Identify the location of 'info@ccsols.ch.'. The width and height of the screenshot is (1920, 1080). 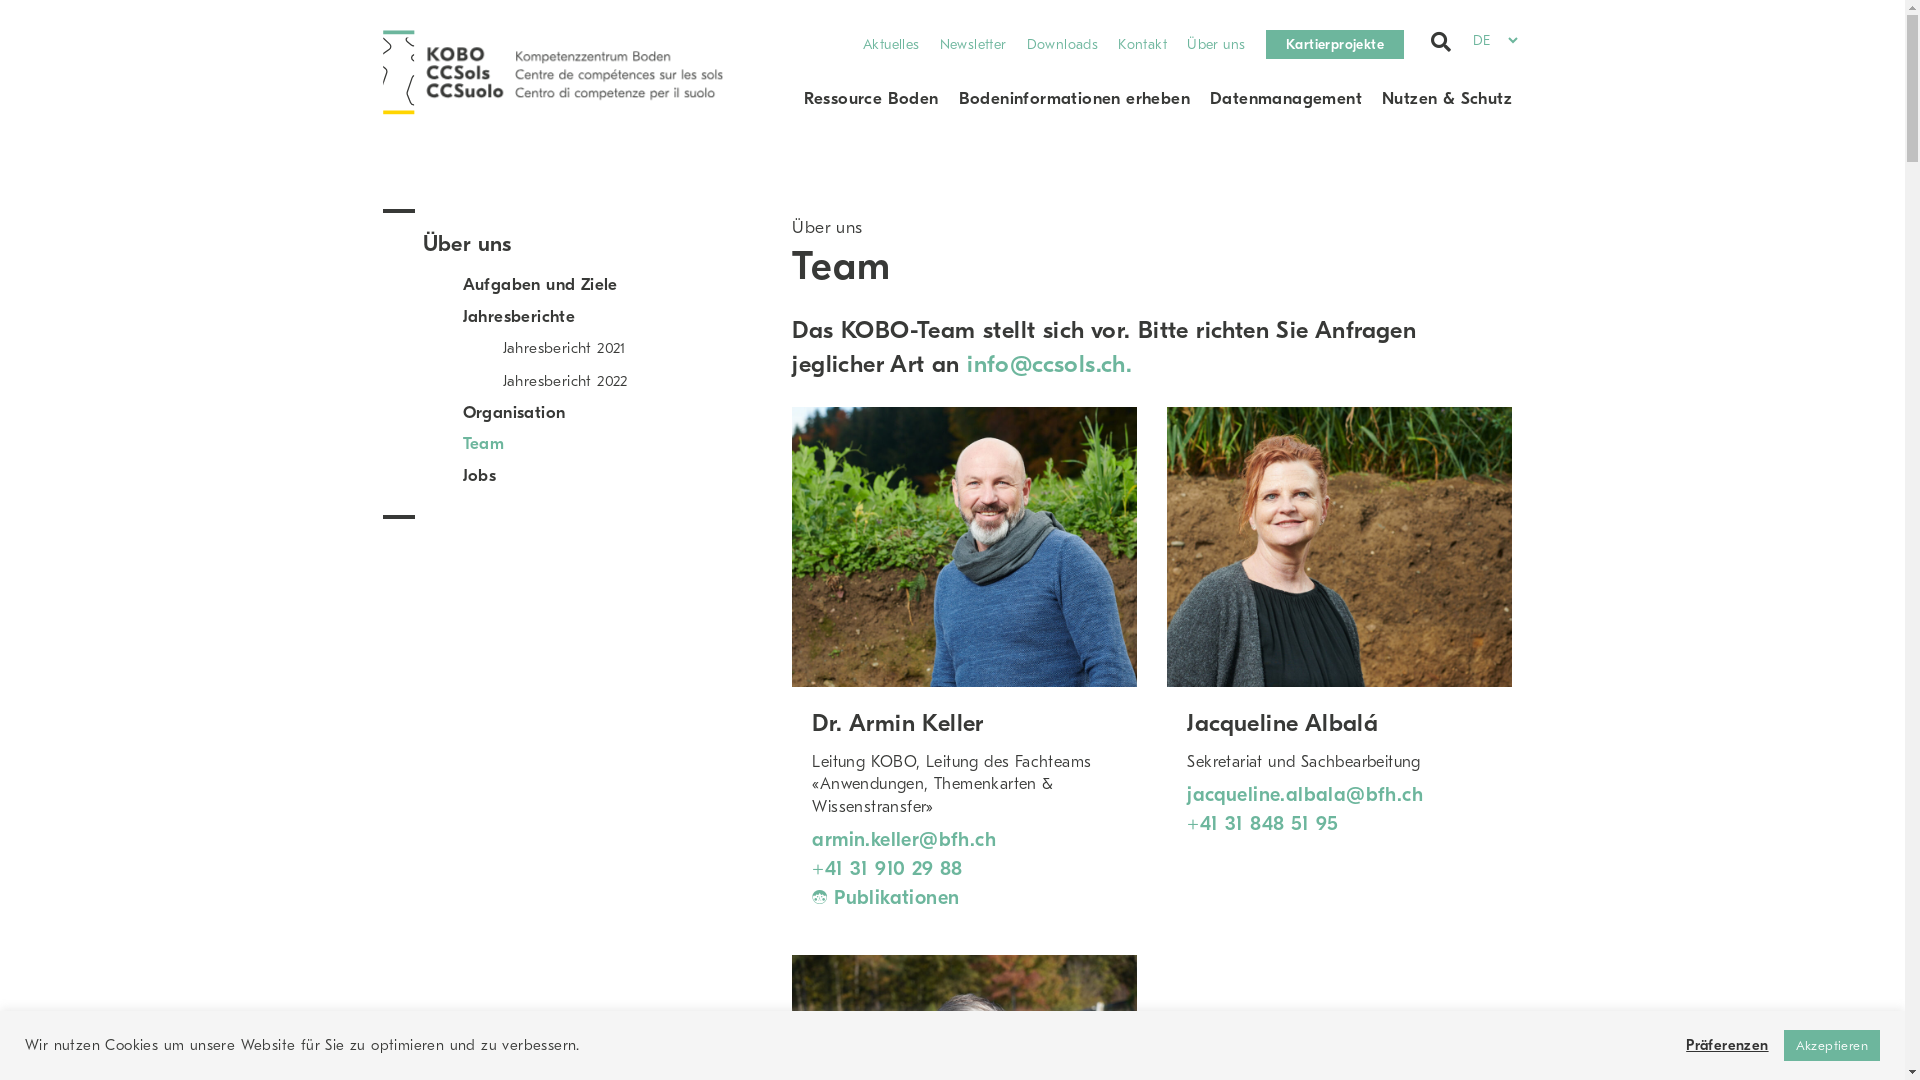
(966, 363).